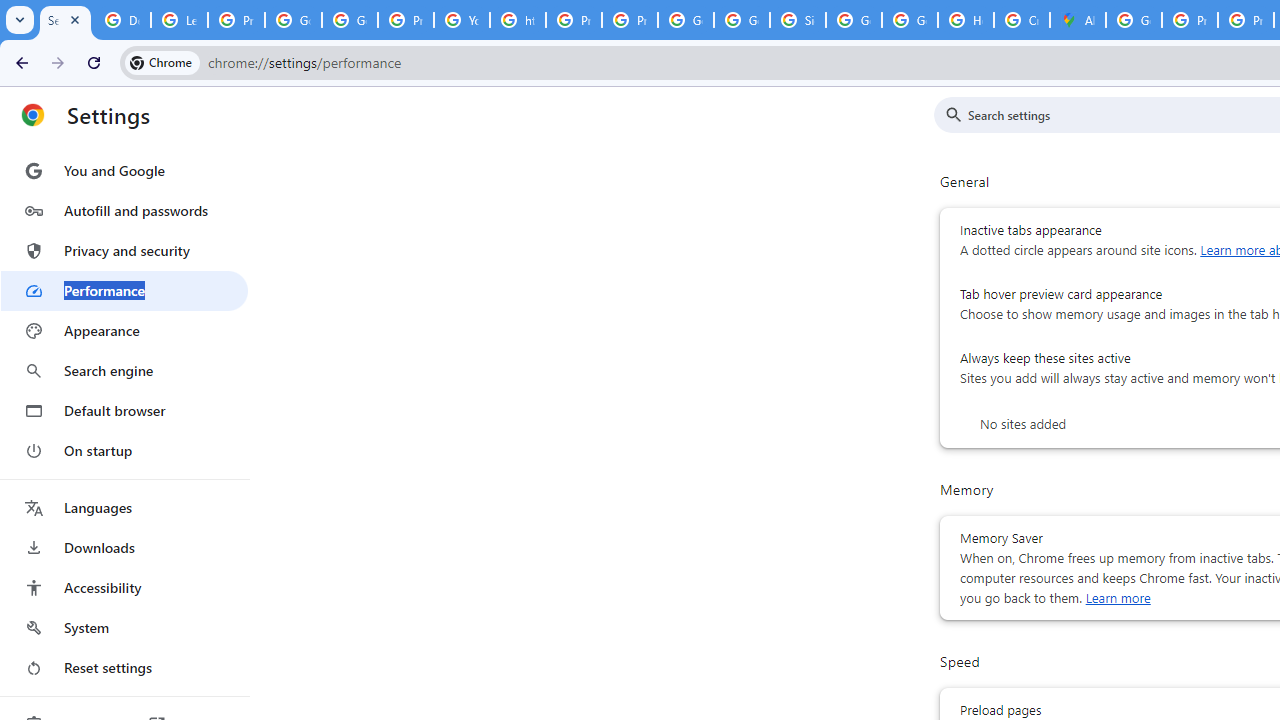 Image resolution: width=1280 pixels, height=720 pixels. I want to click on 'Settings - Performance', so click(65, 20).